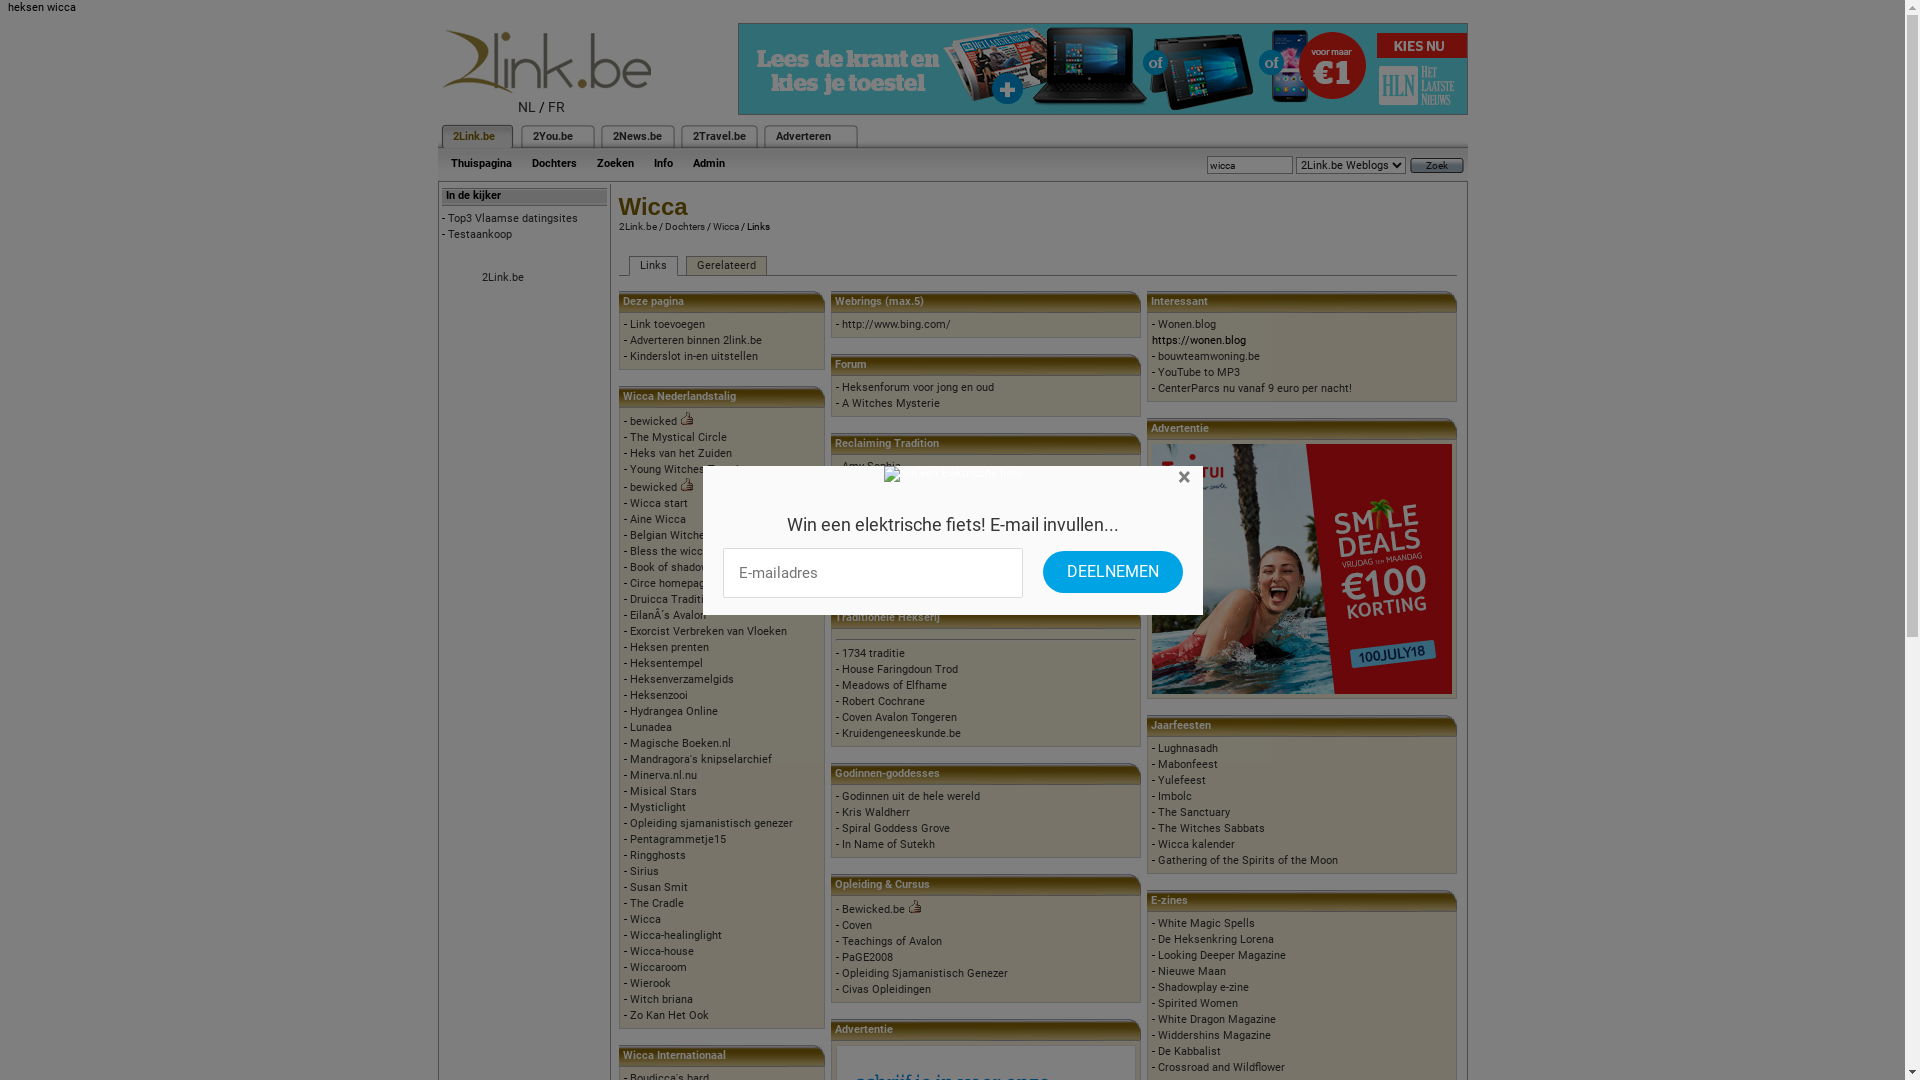 Image resolution: width=1920 pixels, height=1080 pixels. I want to click on 'Gathering of the Spirits of the Moon', so click(1247, 859).